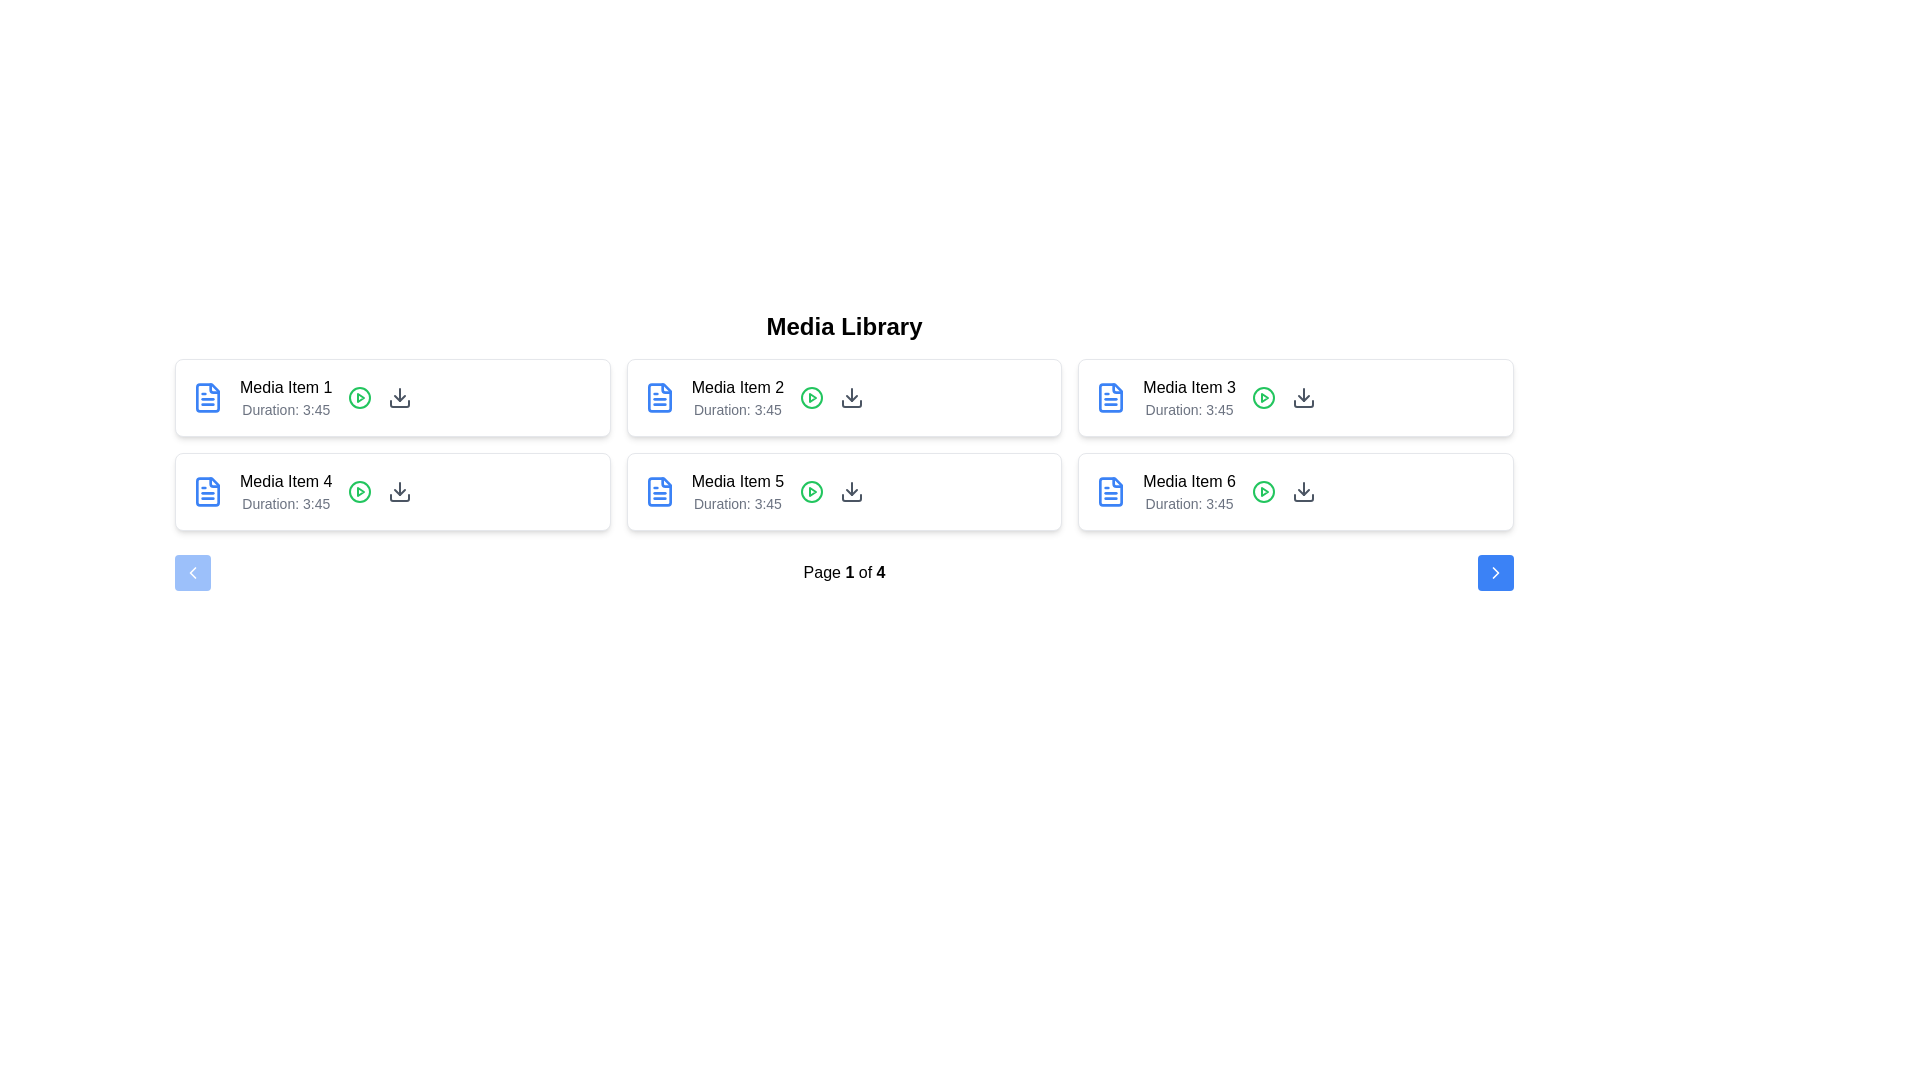 This screenshot has width=1920, height=1080. Describe the element at coordinates (400, 397) in the screenshot. I see `the download icon, which is represented by a downward arrow and a horizontal line underneath it, located within the first media item card to initiate download` at that location.